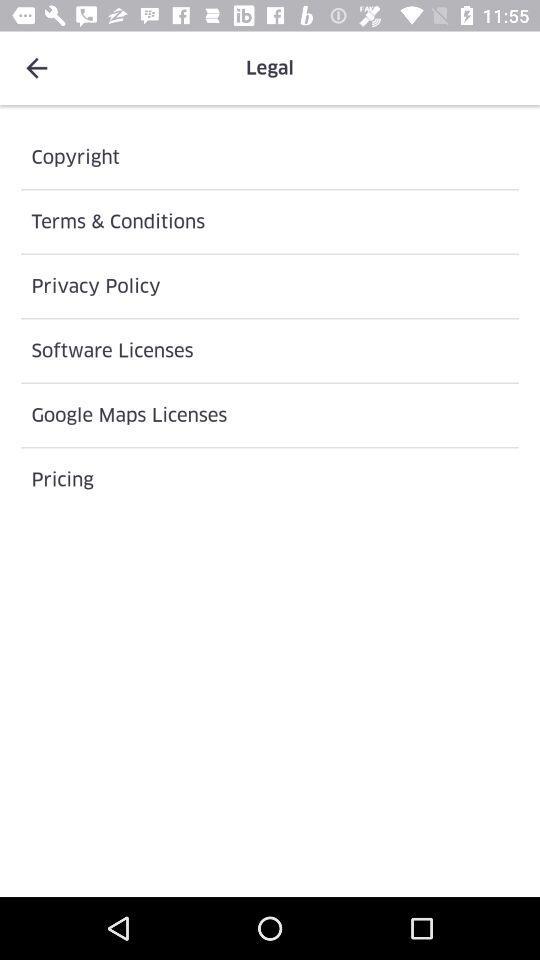 The image size is (540, 960). I want to click on the icon below the copyright item, so click(270, 221).